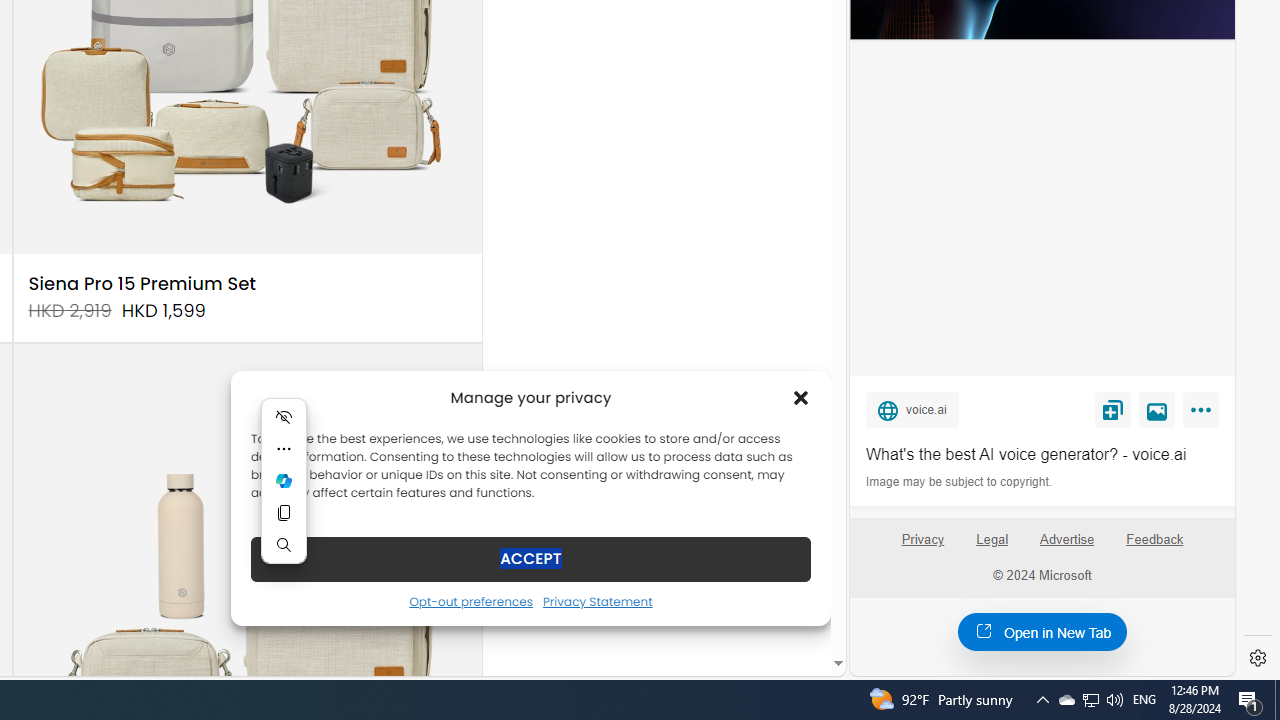 The width and height of the screenshot is (1280, 720). I want to click on 'Legal', so click(992, 538).